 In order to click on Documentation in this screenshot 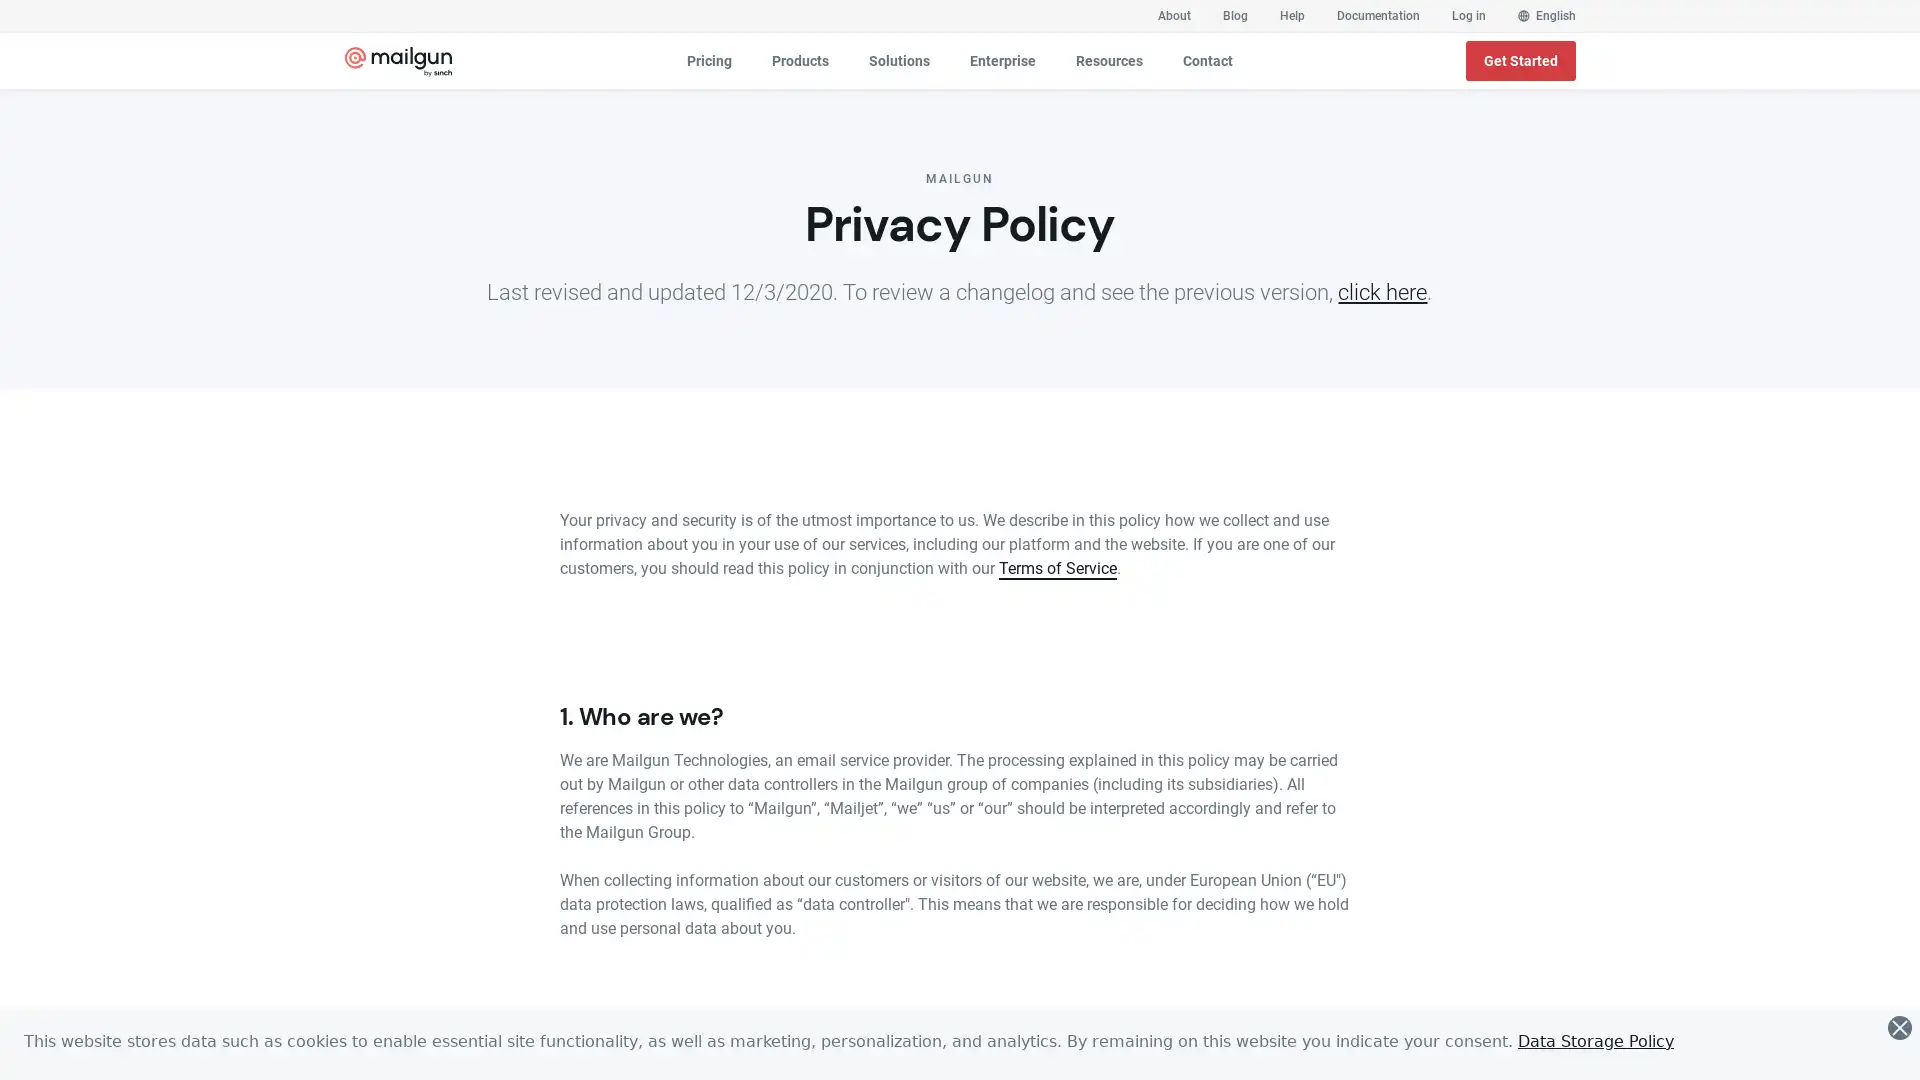, I will do `click(1377, 15)`.